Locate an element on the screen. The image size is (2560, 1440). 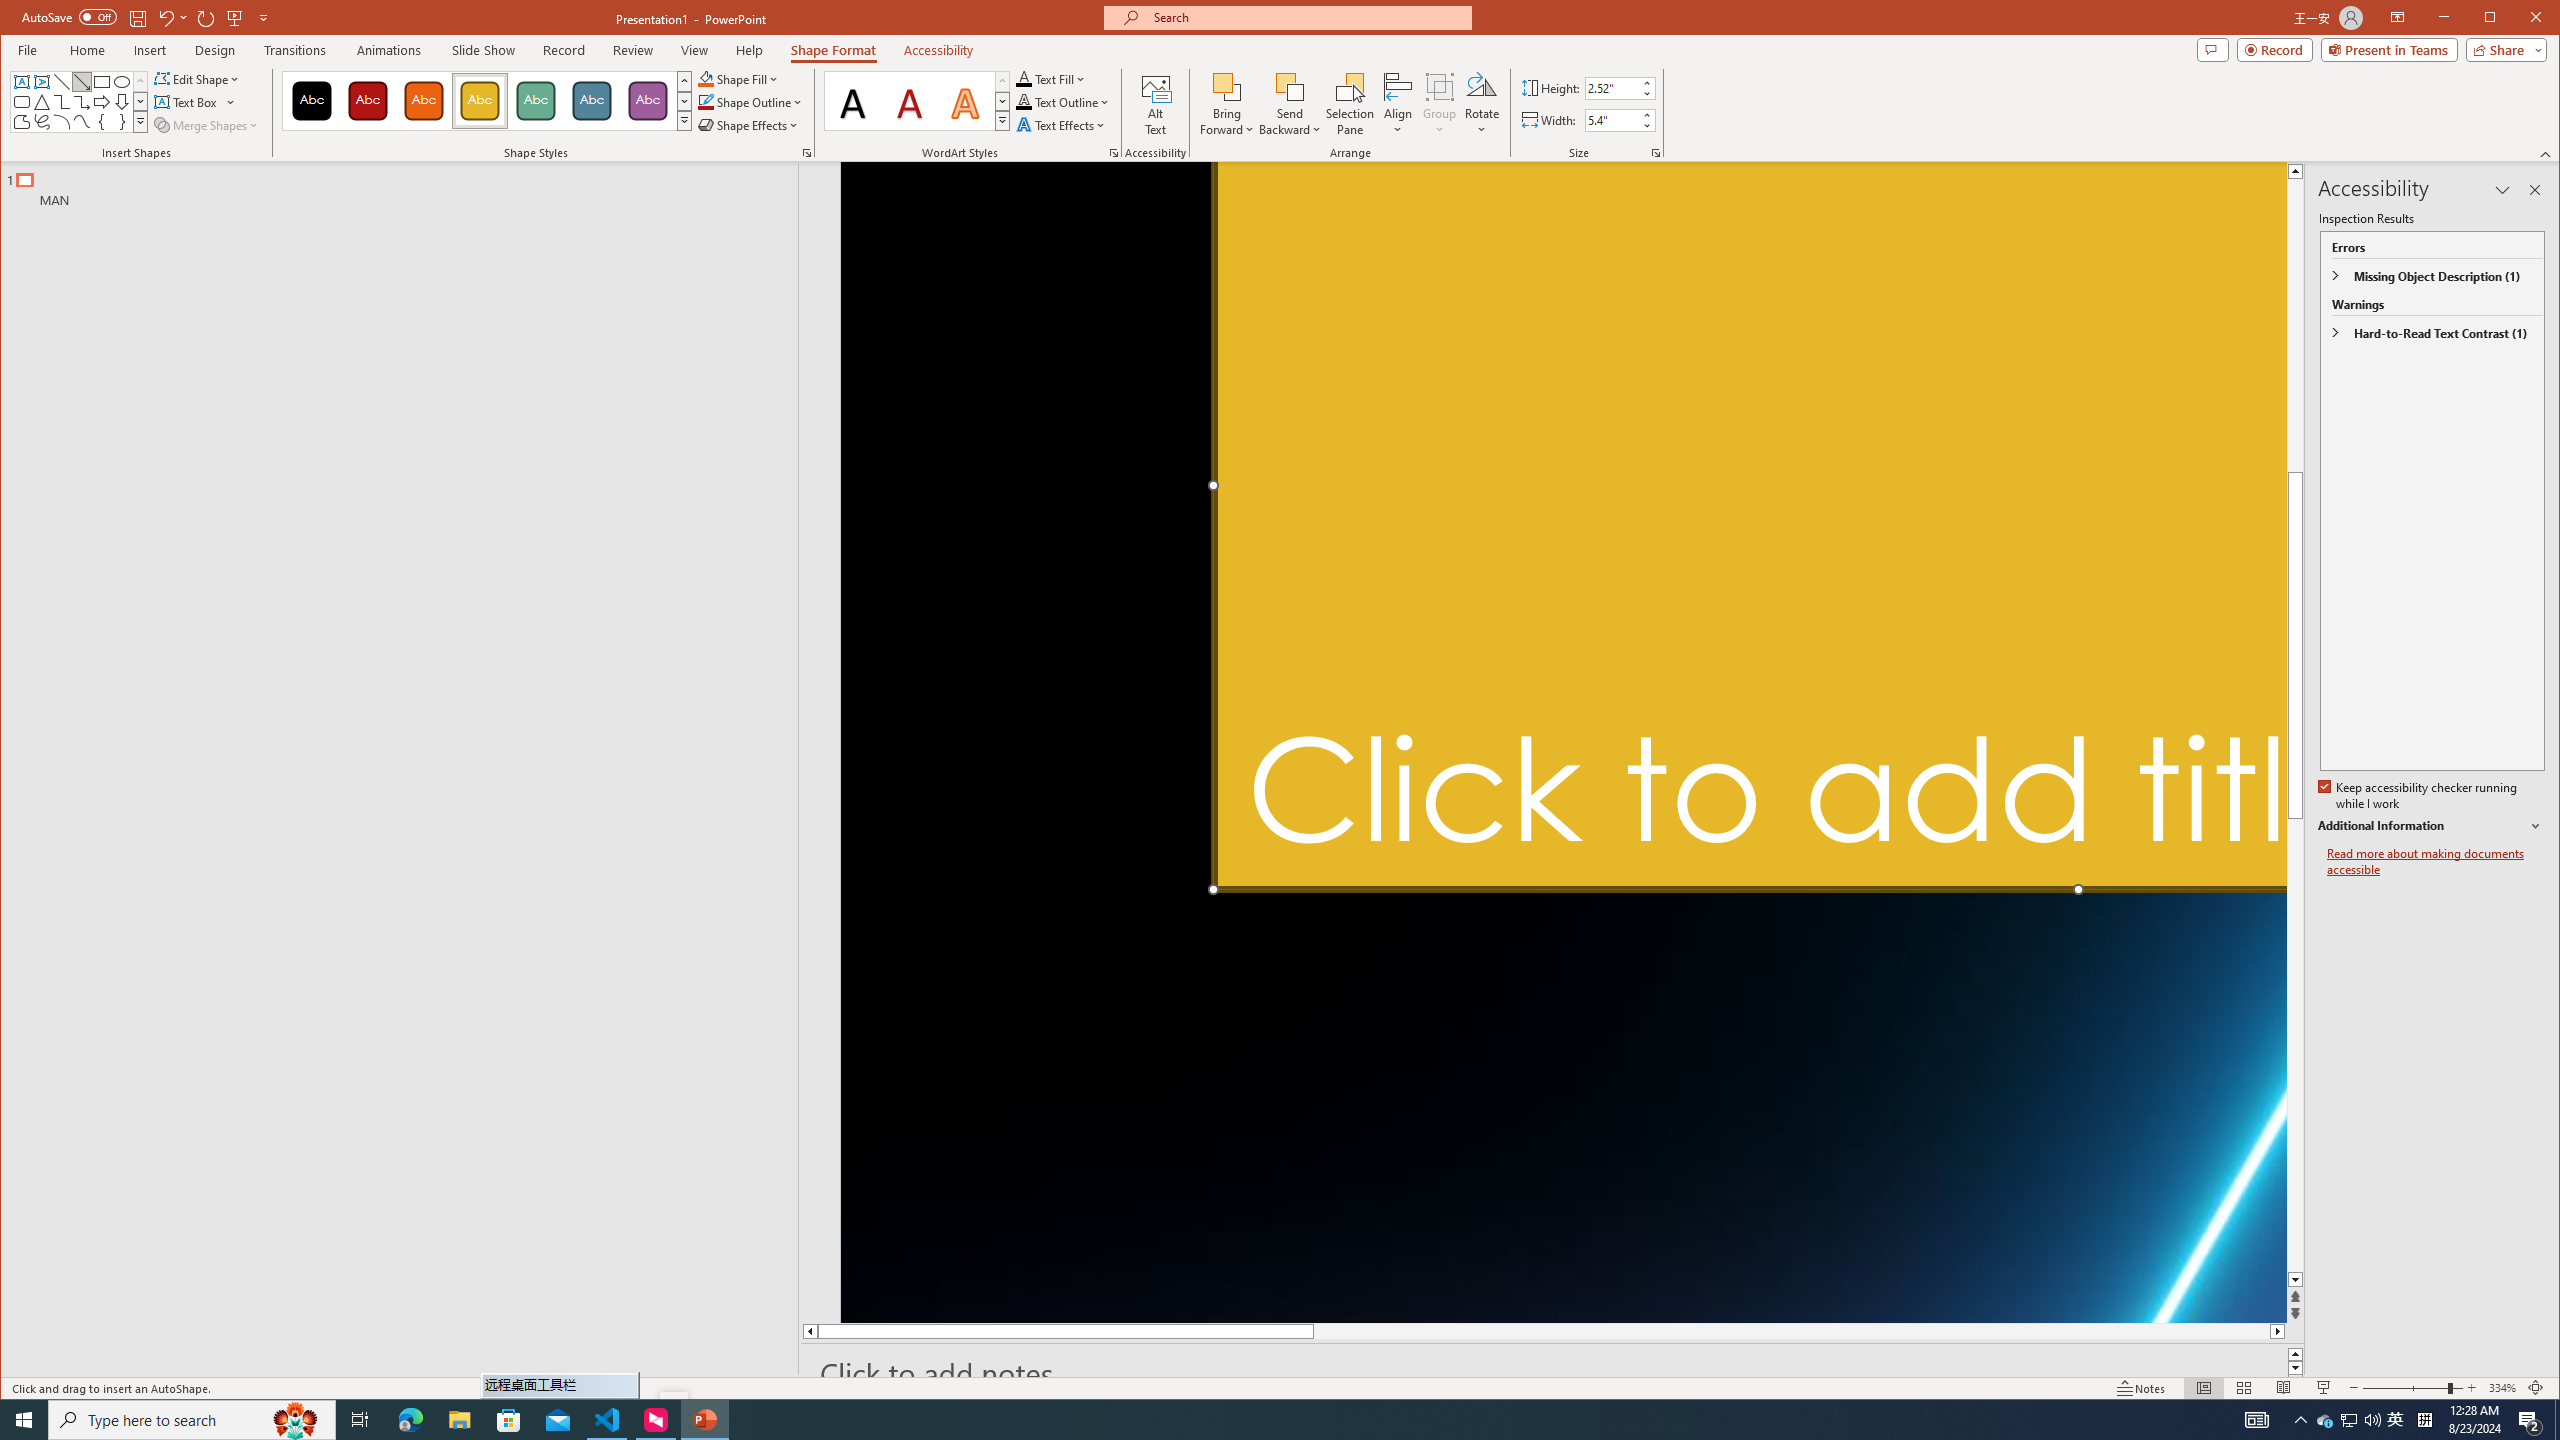
'Shape Format' is located at coordinates (832, 49).